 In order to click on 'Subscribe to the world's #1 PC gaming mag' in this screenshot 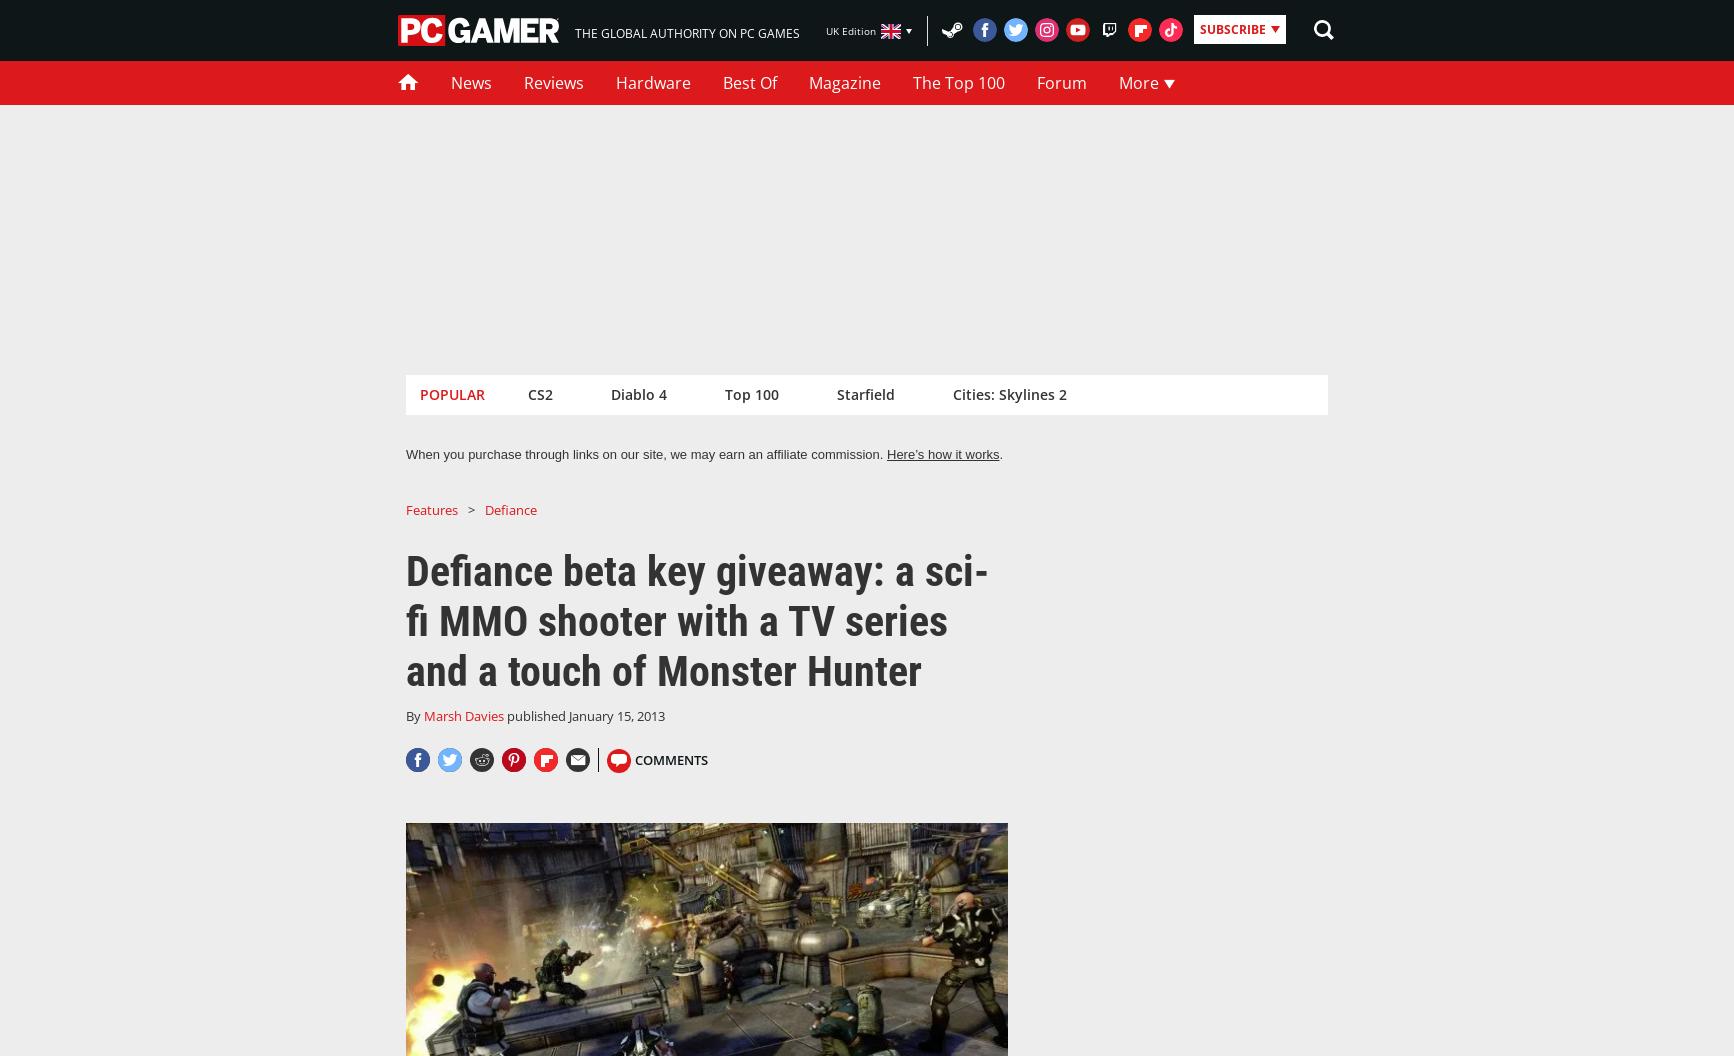, I will do `click(819, 225)`.